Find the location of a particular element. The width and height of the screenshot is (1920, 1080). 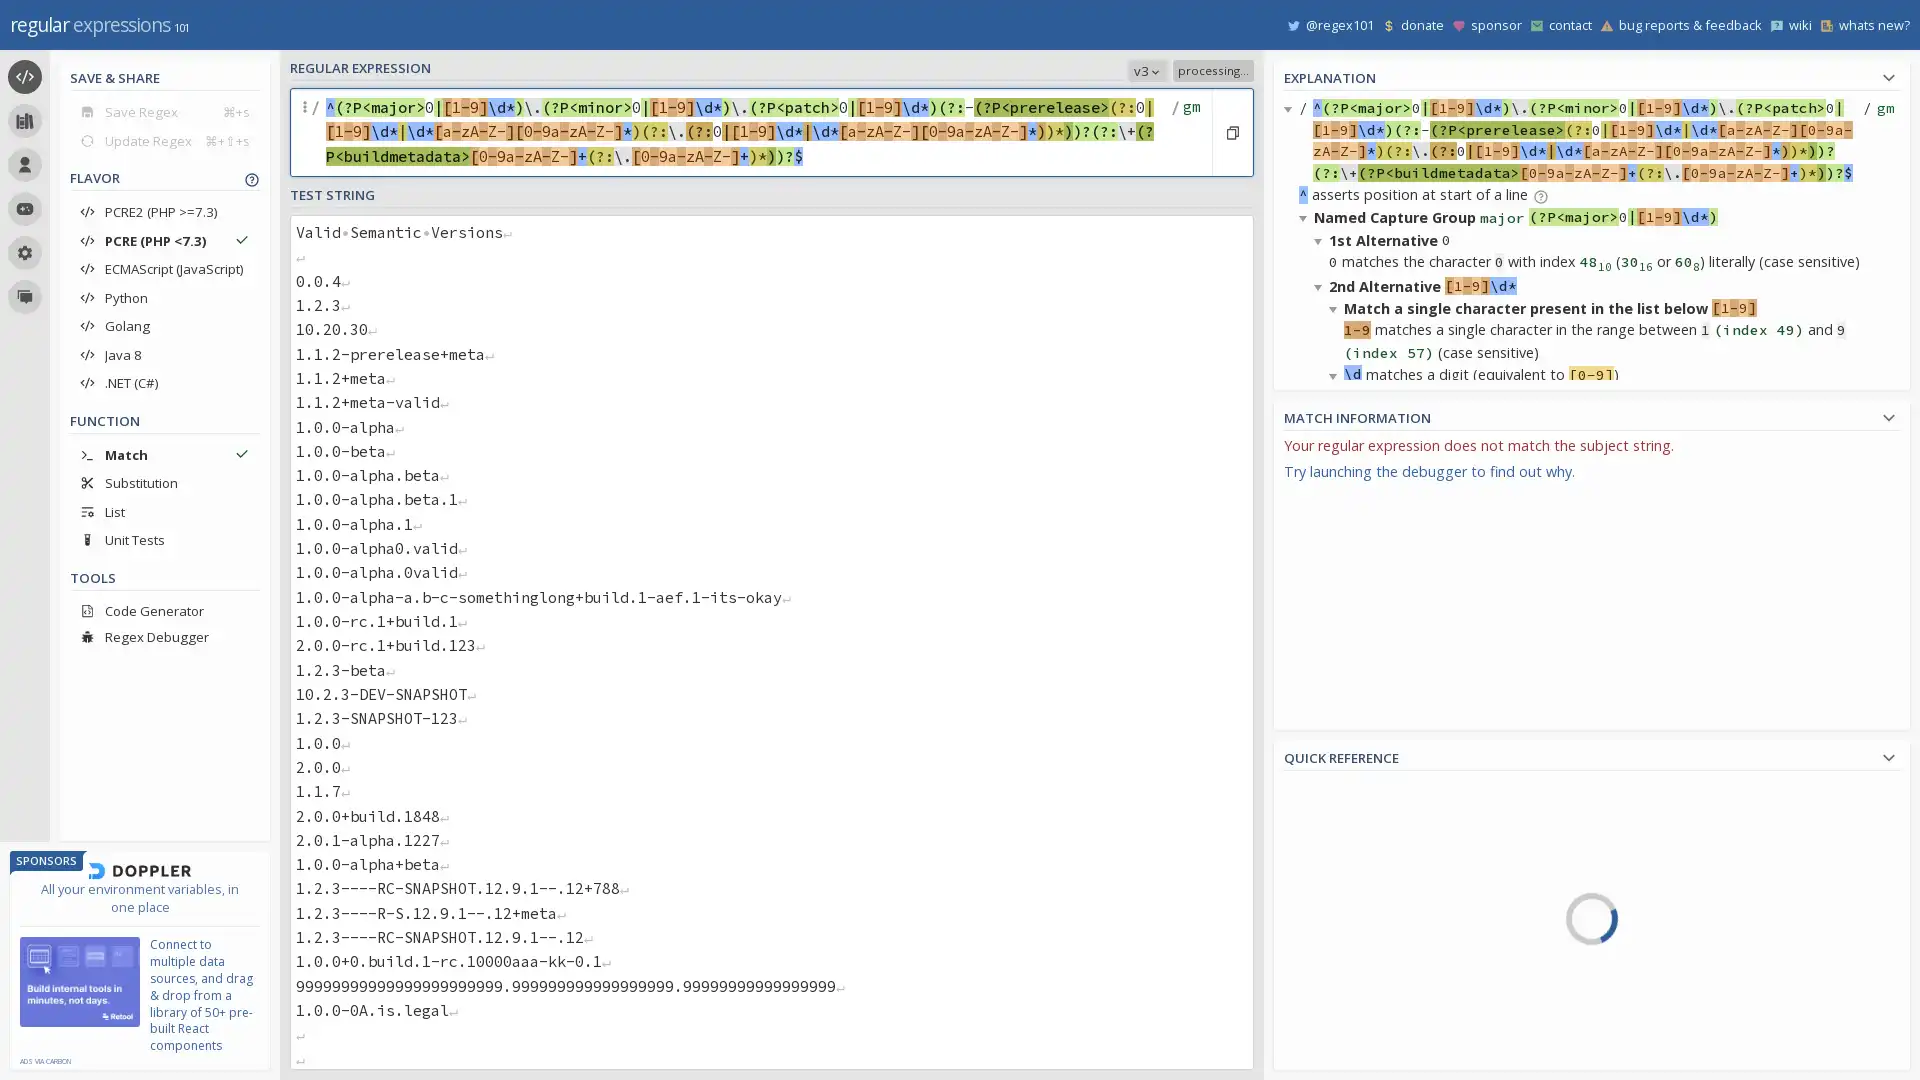

Save Regex +s is located at coordinates (164, 111).